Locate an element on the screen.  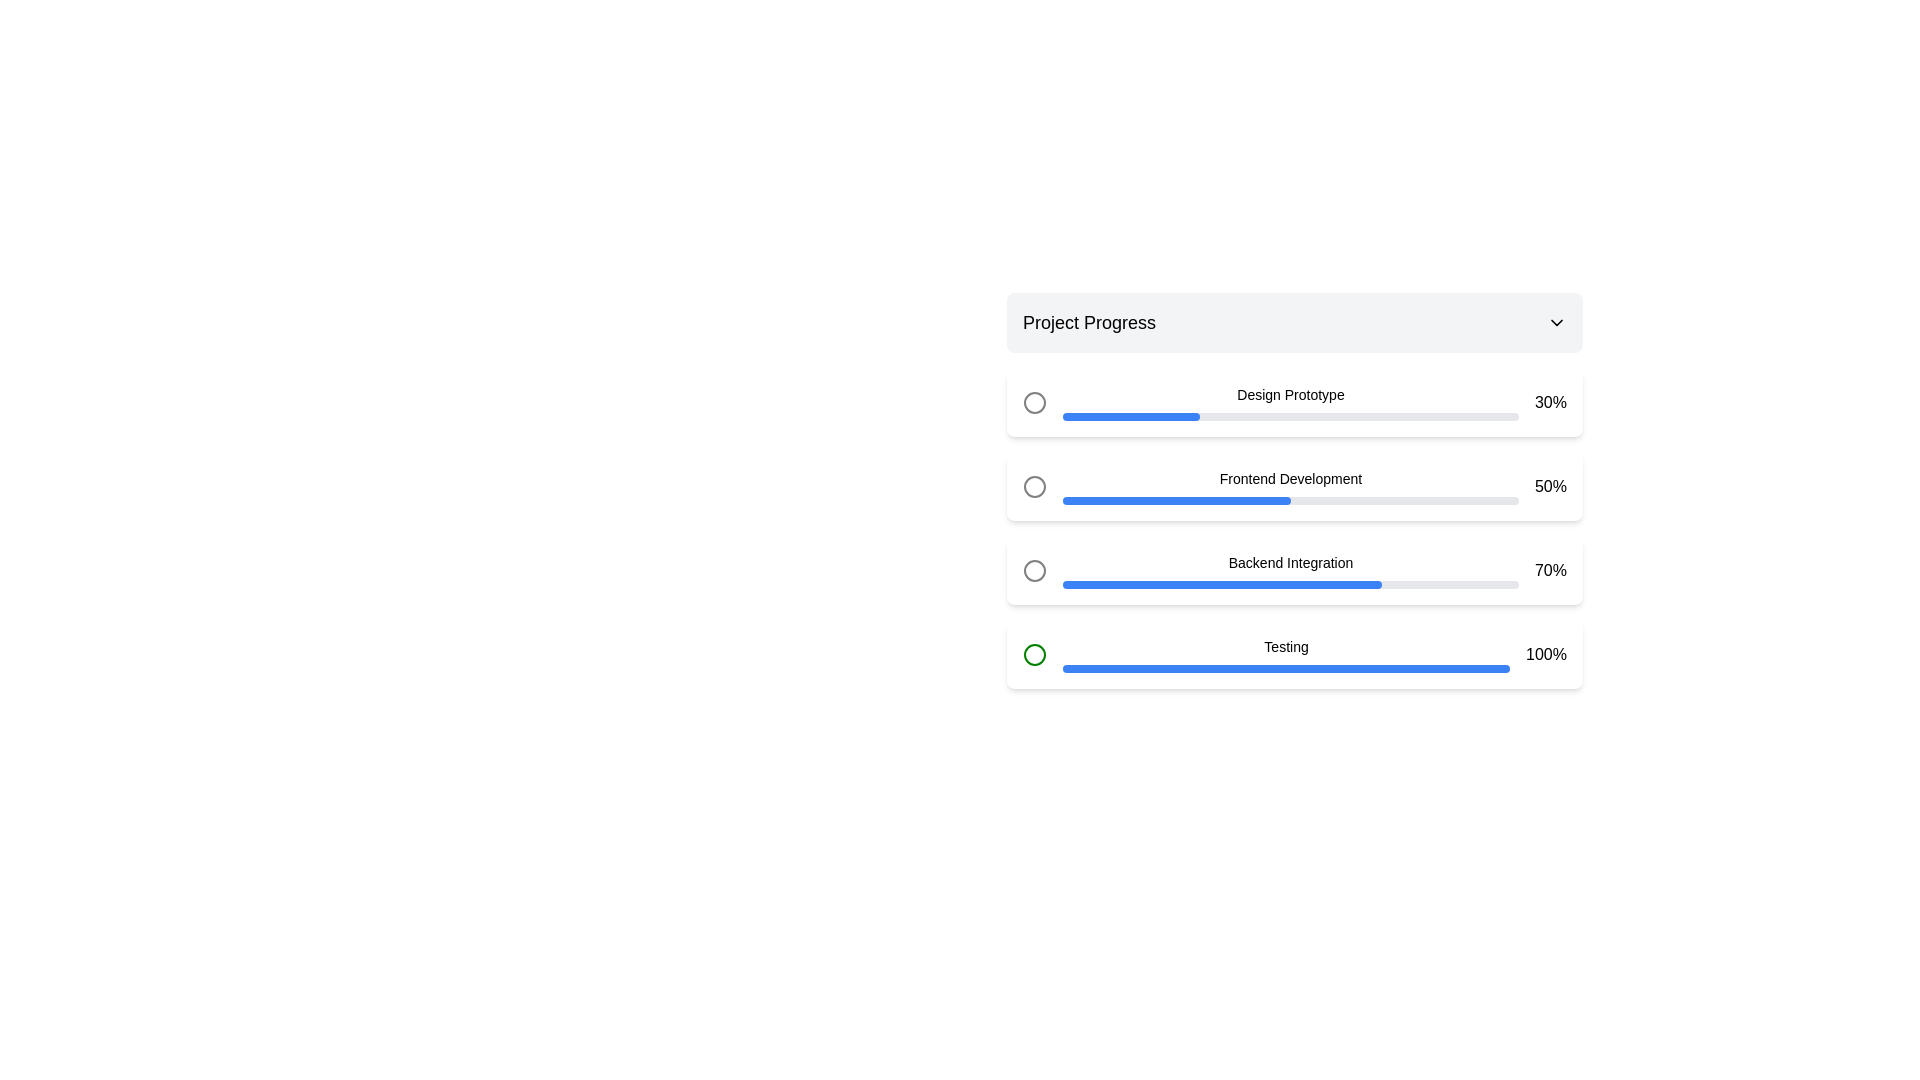
the Circle icon in the progress tracker, which is outlined with a gray stroke and is located next to the 'Backend Integration' text is located at coordinates (1035, 570).